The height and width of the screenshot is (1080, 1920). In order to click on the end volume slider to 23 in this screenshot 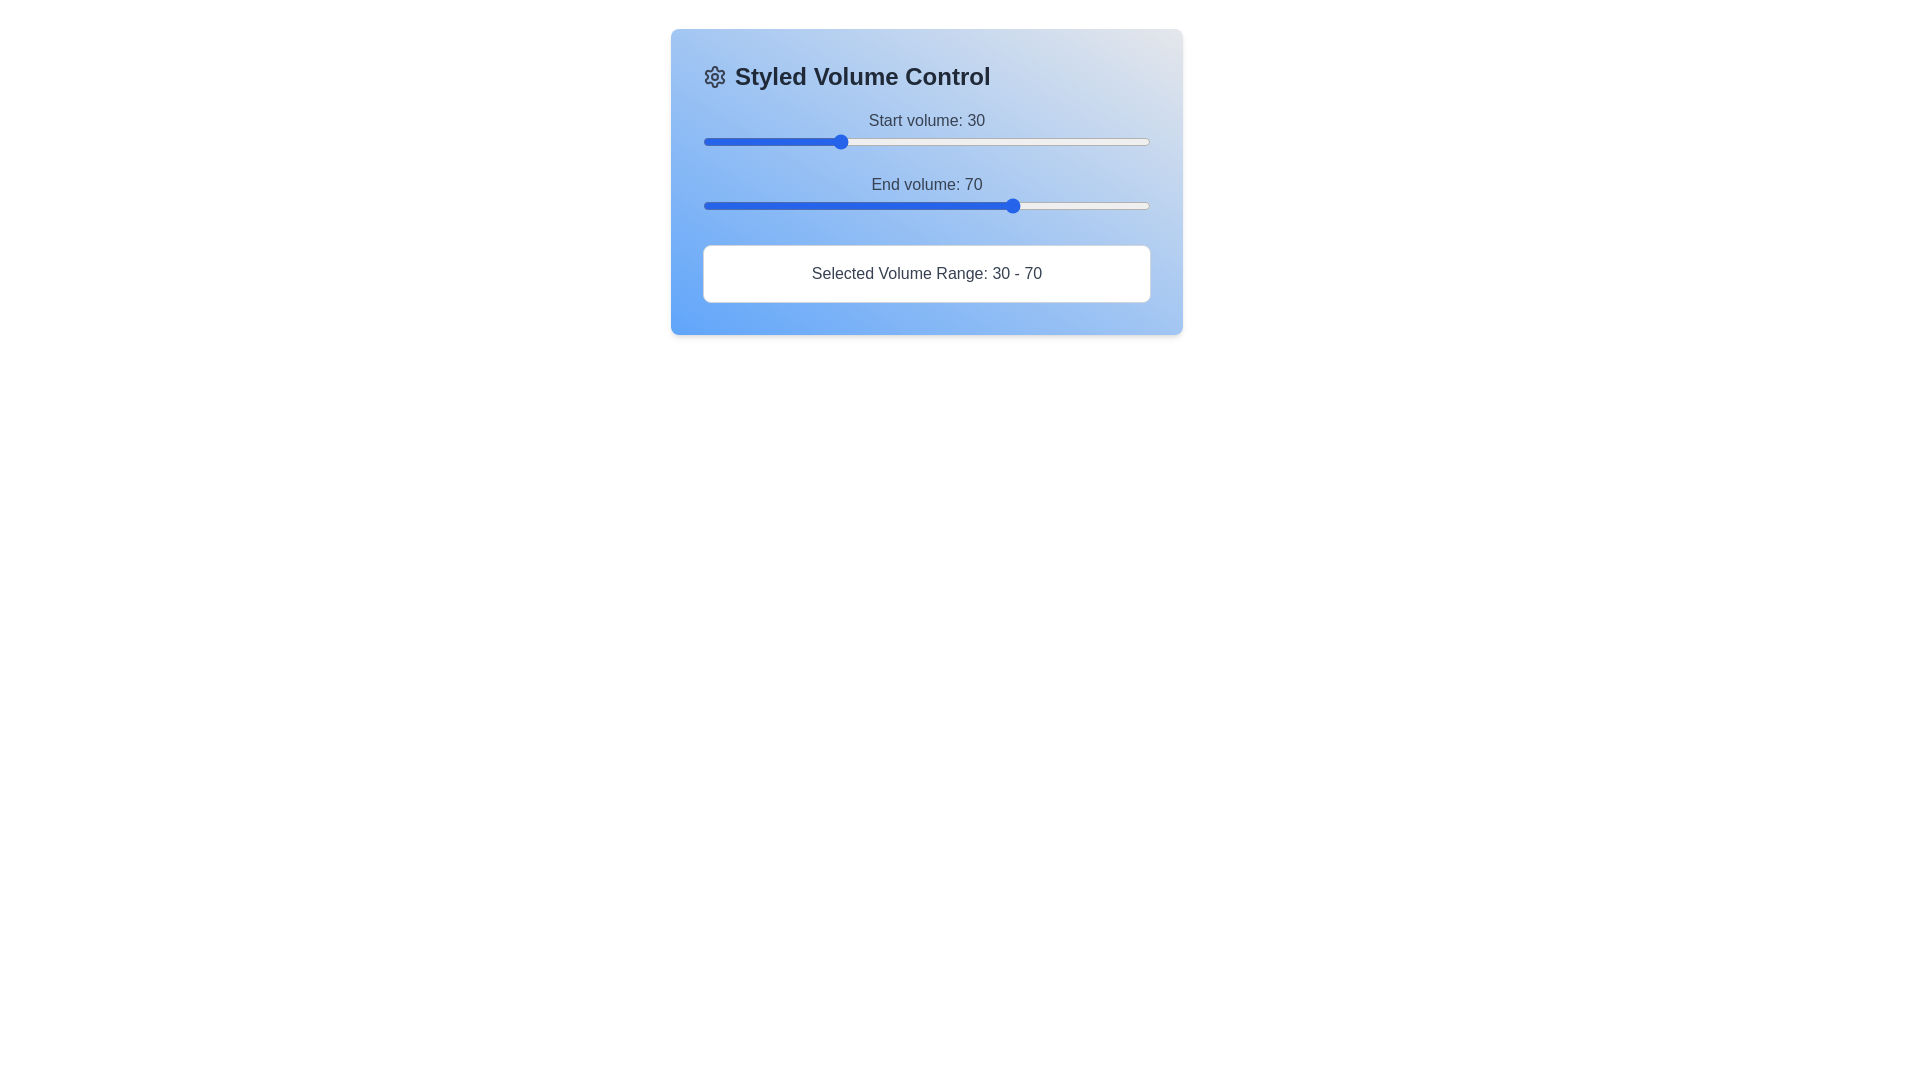, I will do `click(806, 205)`.